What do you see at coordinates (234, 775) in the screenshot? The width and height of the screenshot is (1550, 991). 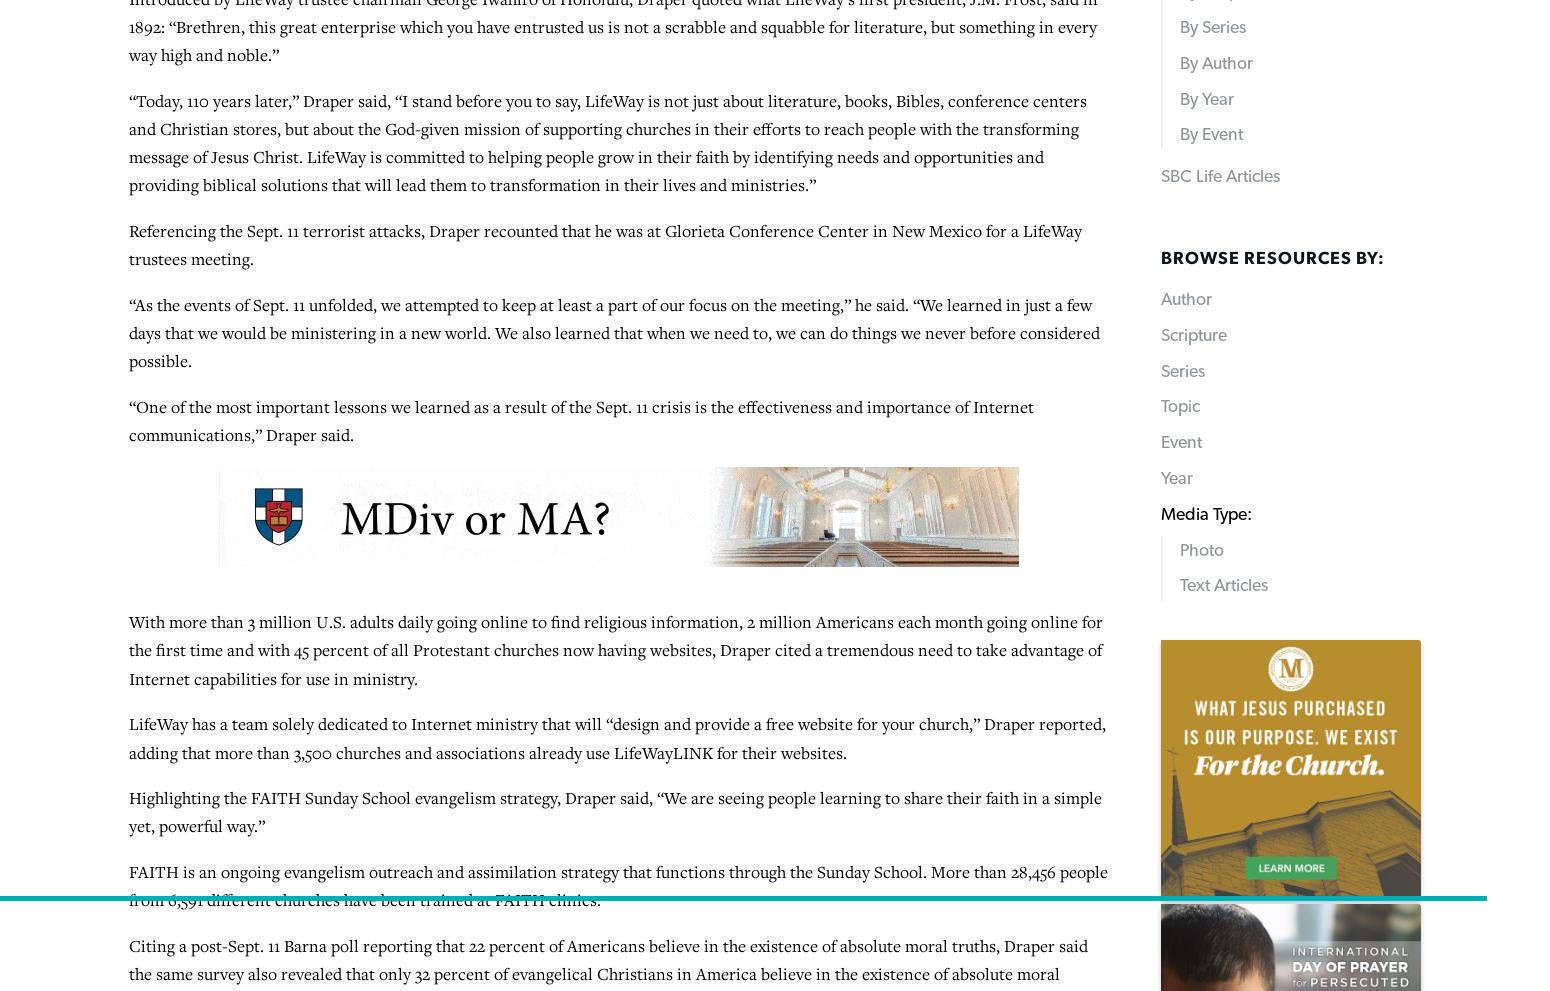 I see `'Baptist Press'` at bounding box center [234, 775].